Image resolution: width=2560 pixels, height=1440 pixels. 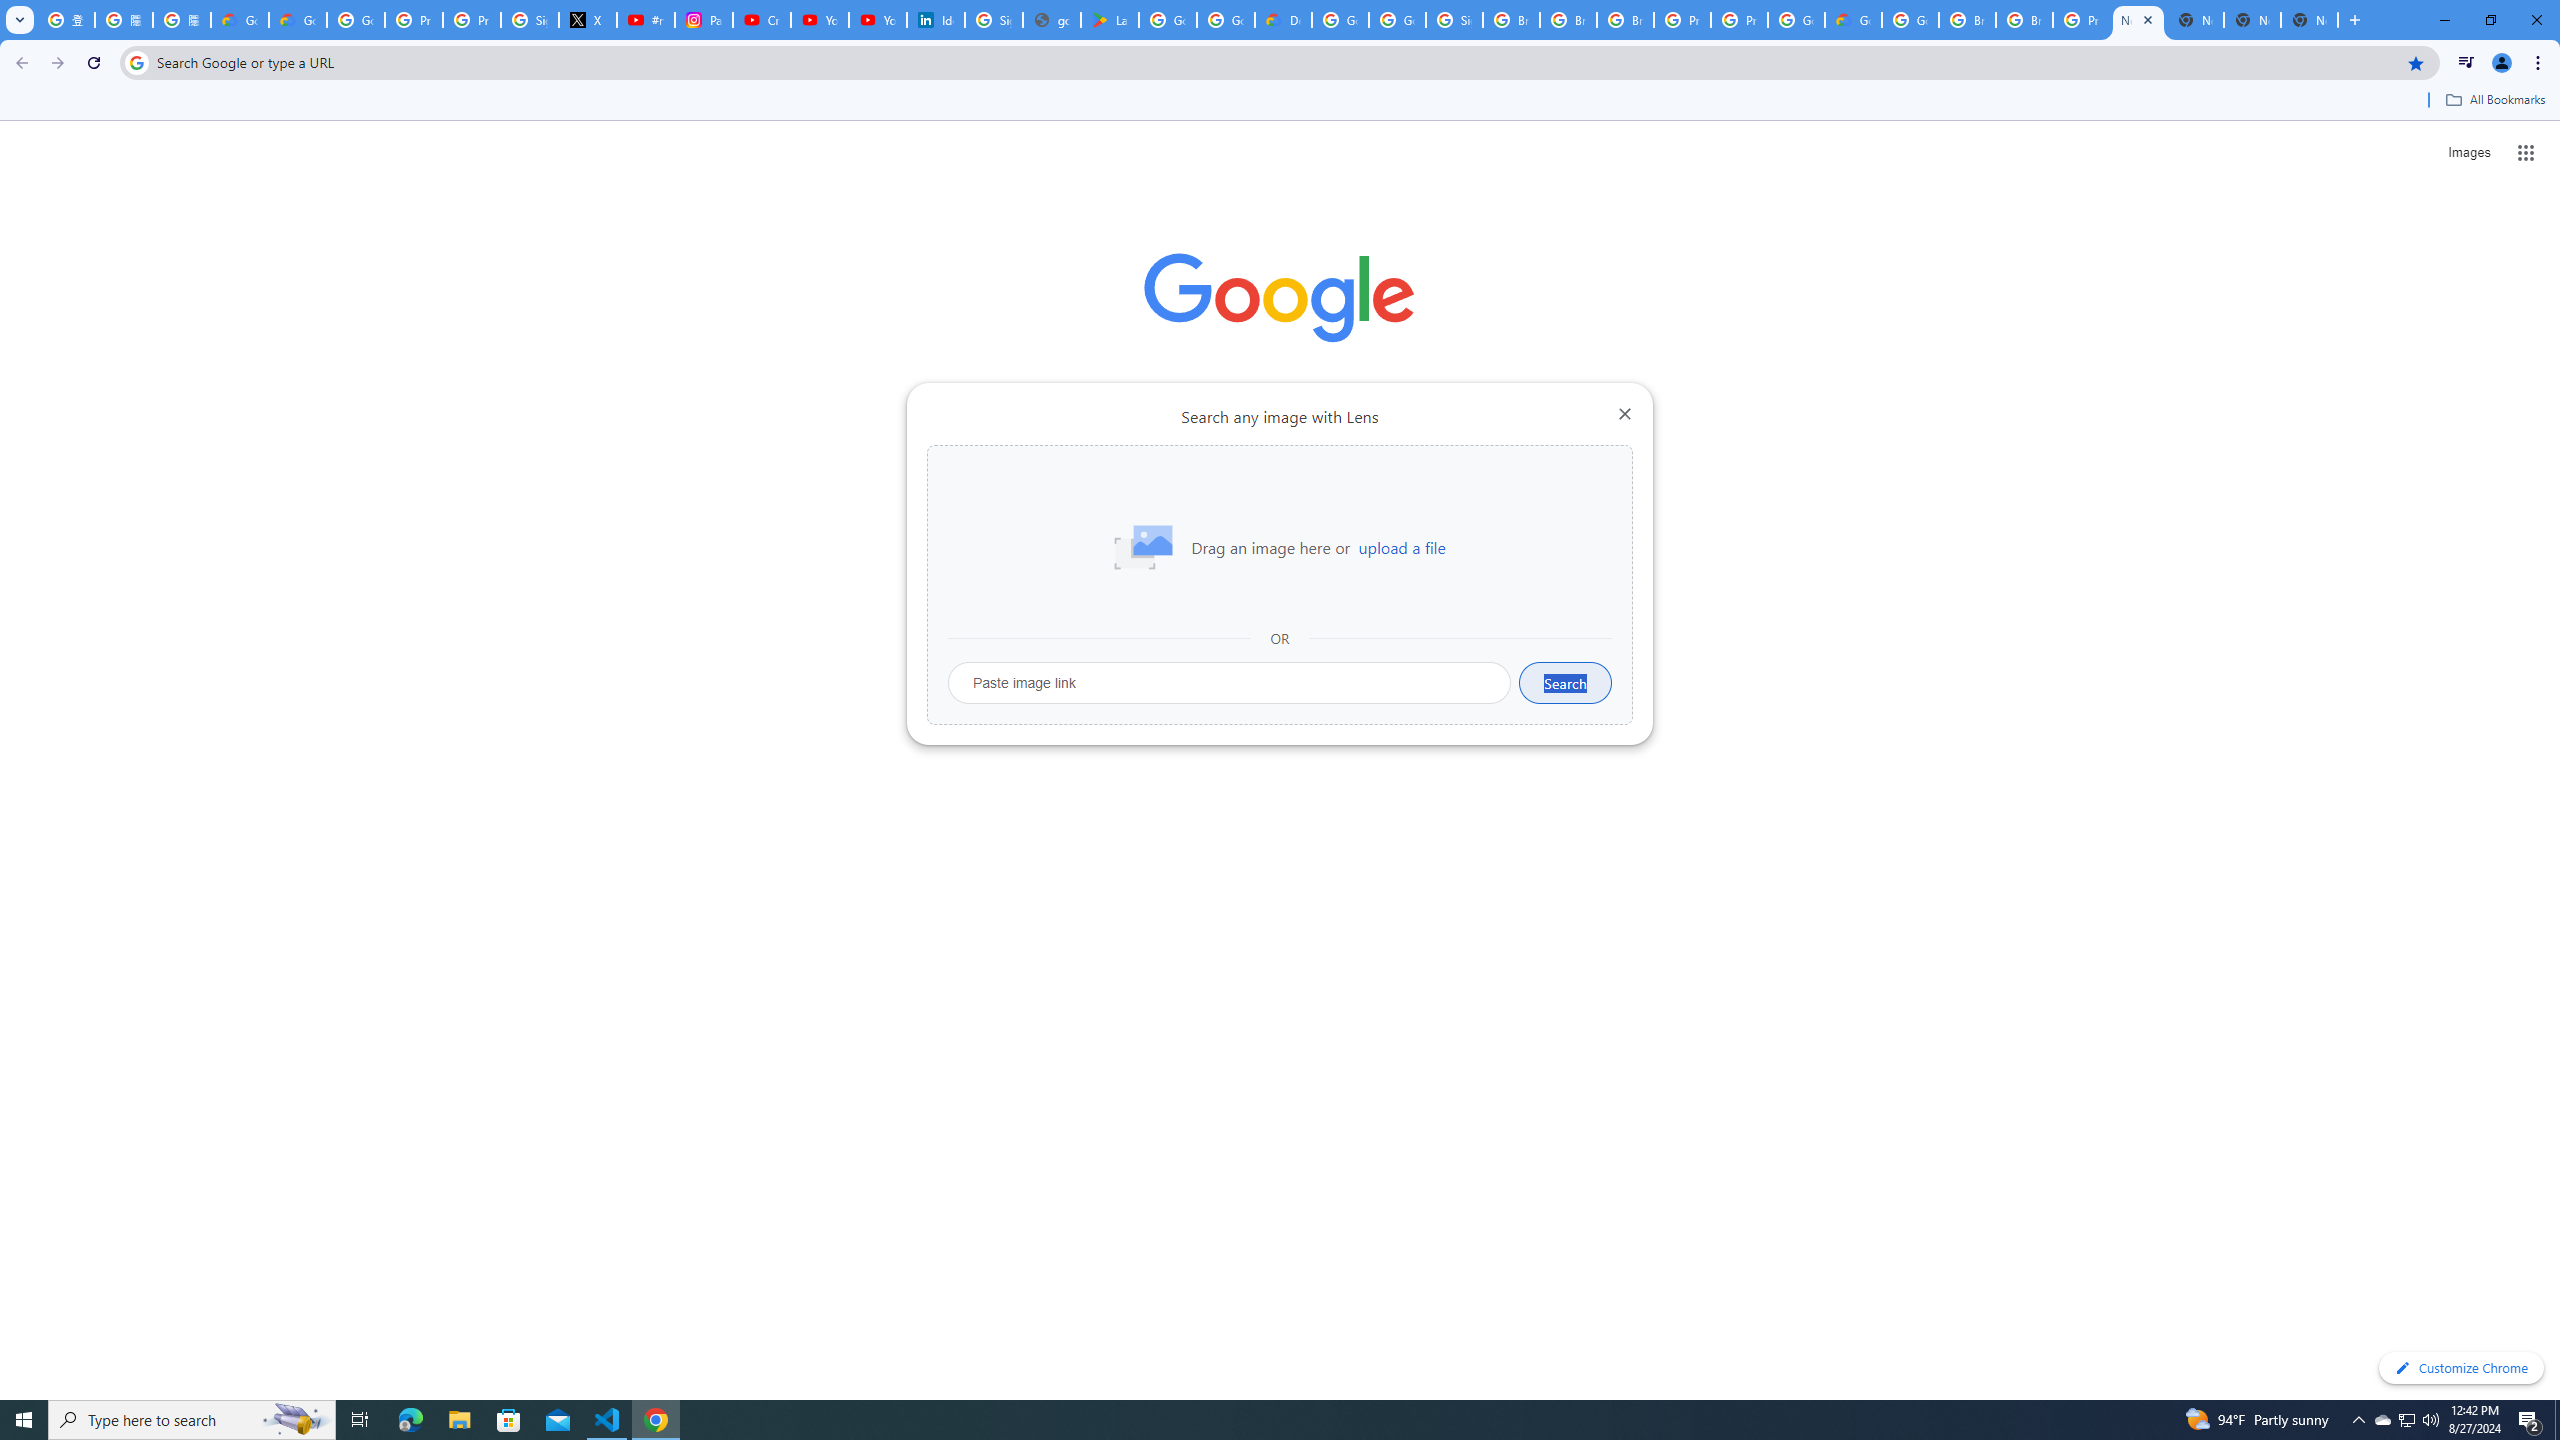 I want to click on 'All Bookmarks', so click(x=2494, y=99).